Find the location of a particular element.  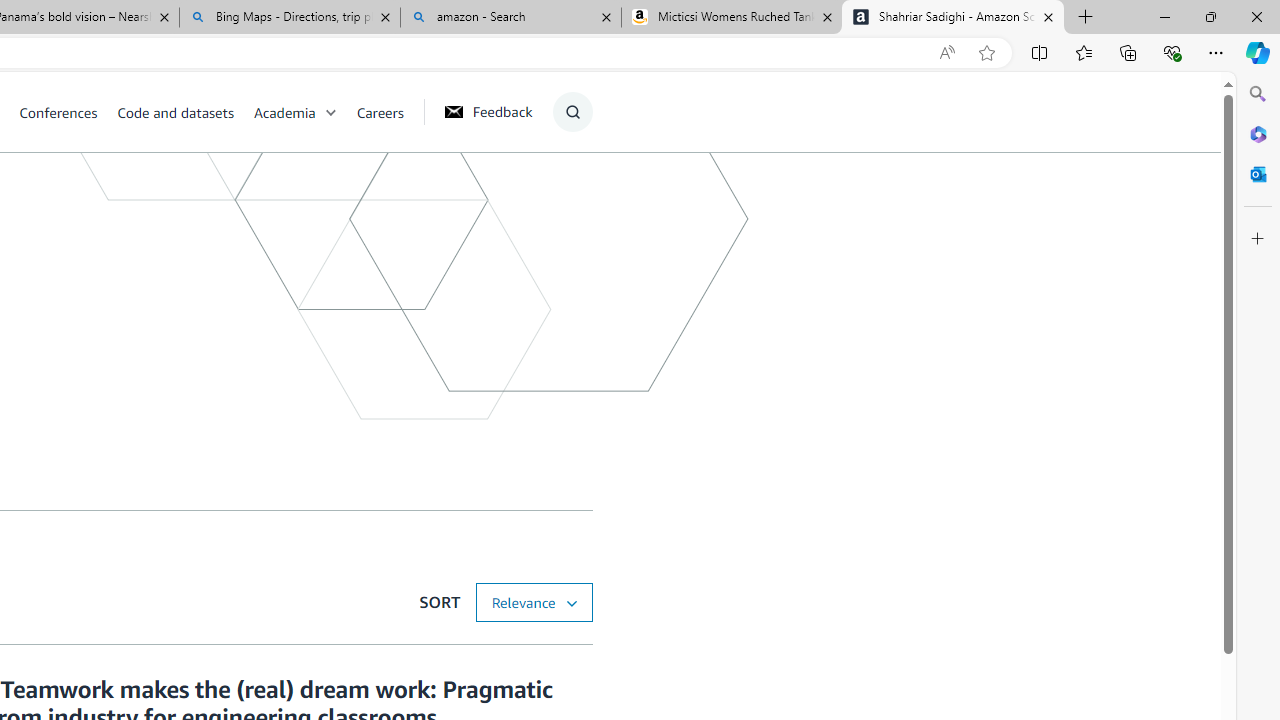

'Show Search Form' is located at coordinates (571, 111).